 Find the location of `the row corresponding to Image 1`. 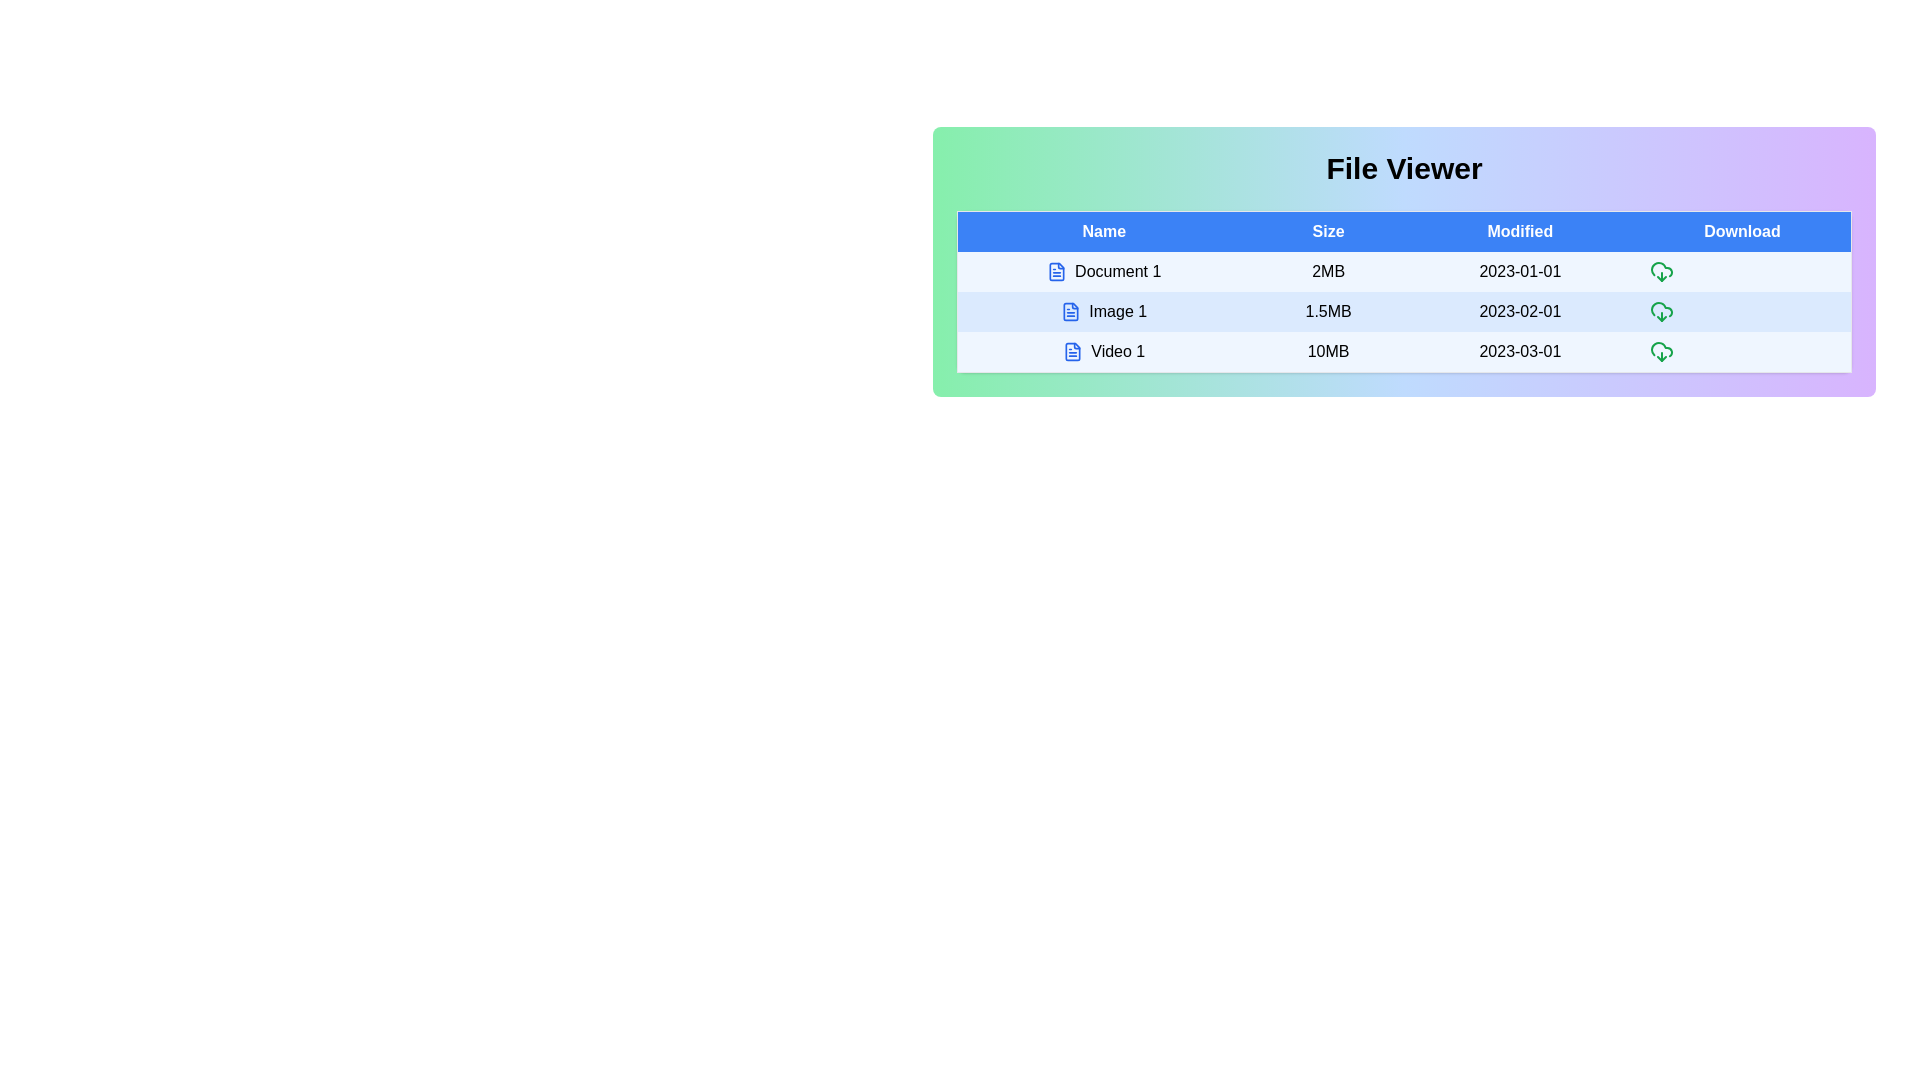

the row corresponding to Image 1 is located at coordinates (1103, 312).